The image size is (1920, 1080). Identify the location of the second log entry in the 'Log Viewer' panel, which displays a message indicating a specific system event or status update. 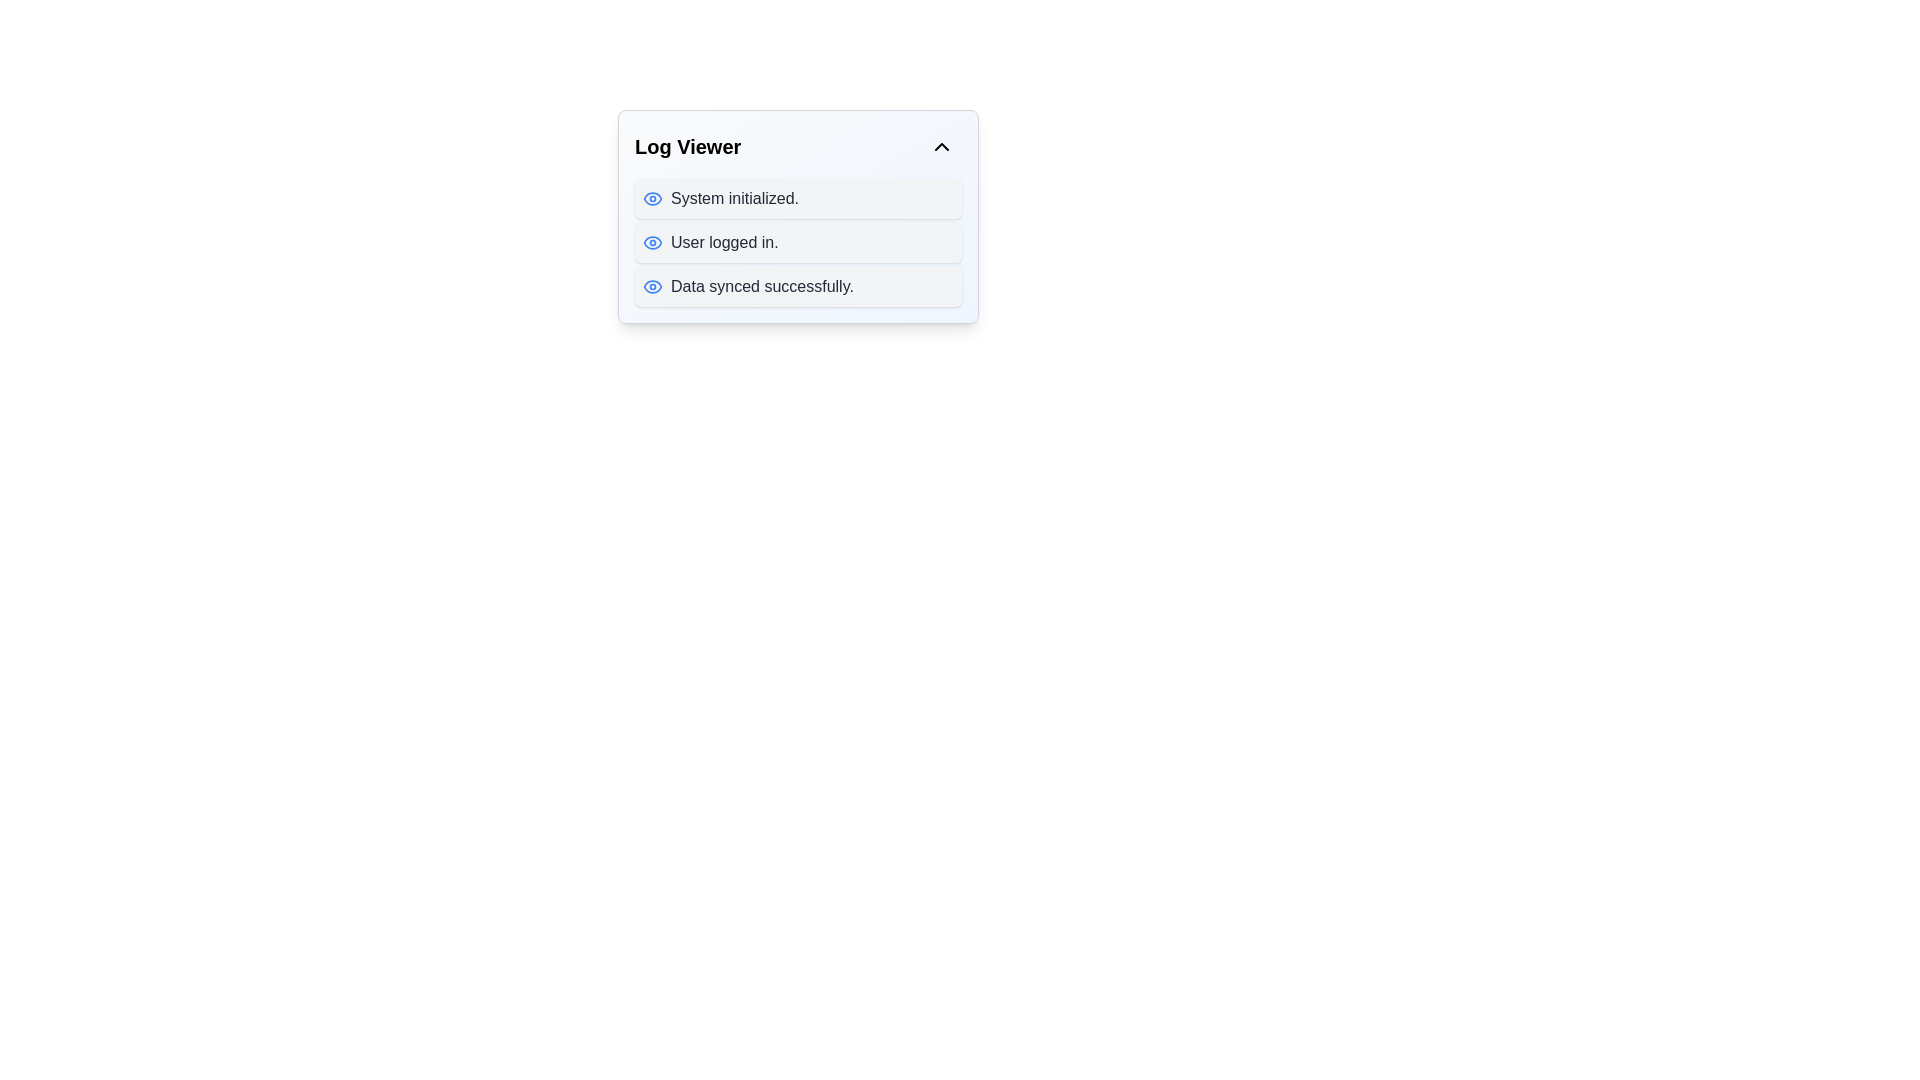
(723, 242).